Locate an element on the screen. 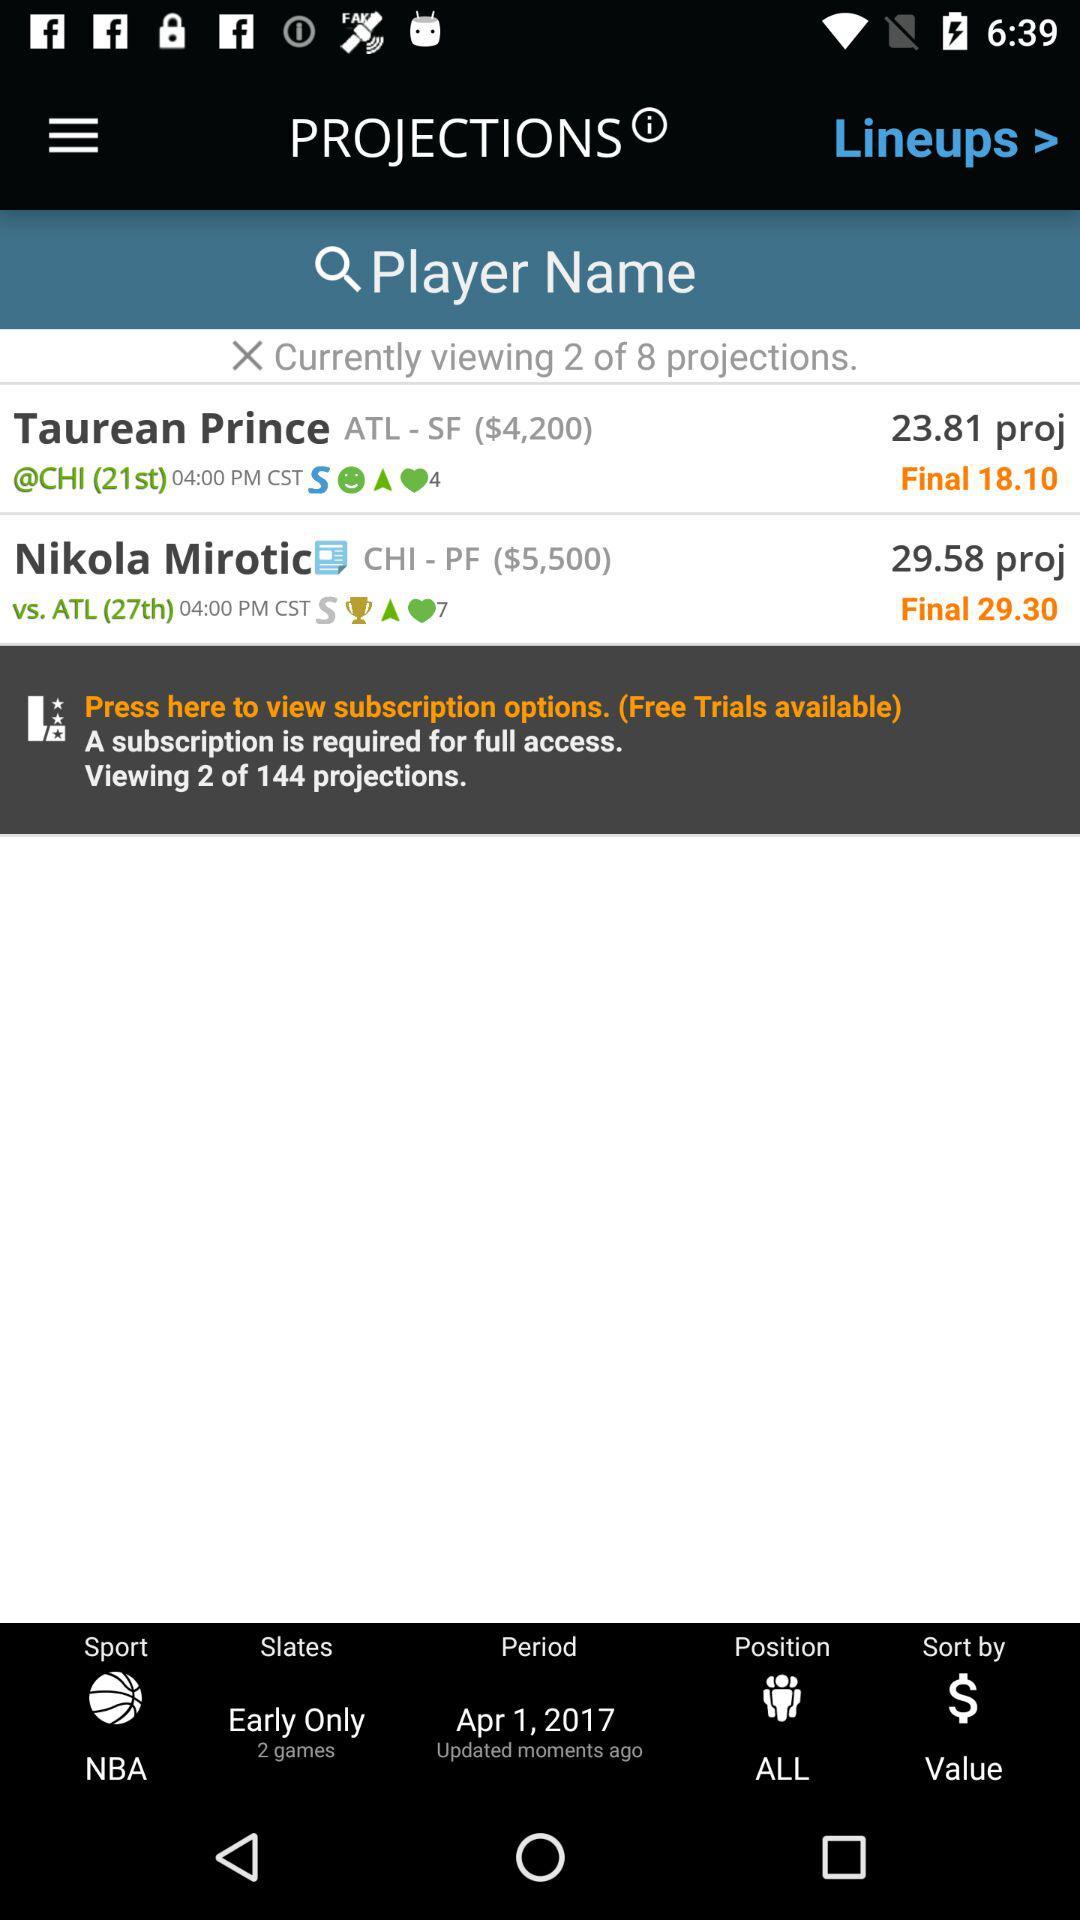 The width and height of the screenshot is (1080, 1920). the logo at bottom left is located at coordinates (45, 719).